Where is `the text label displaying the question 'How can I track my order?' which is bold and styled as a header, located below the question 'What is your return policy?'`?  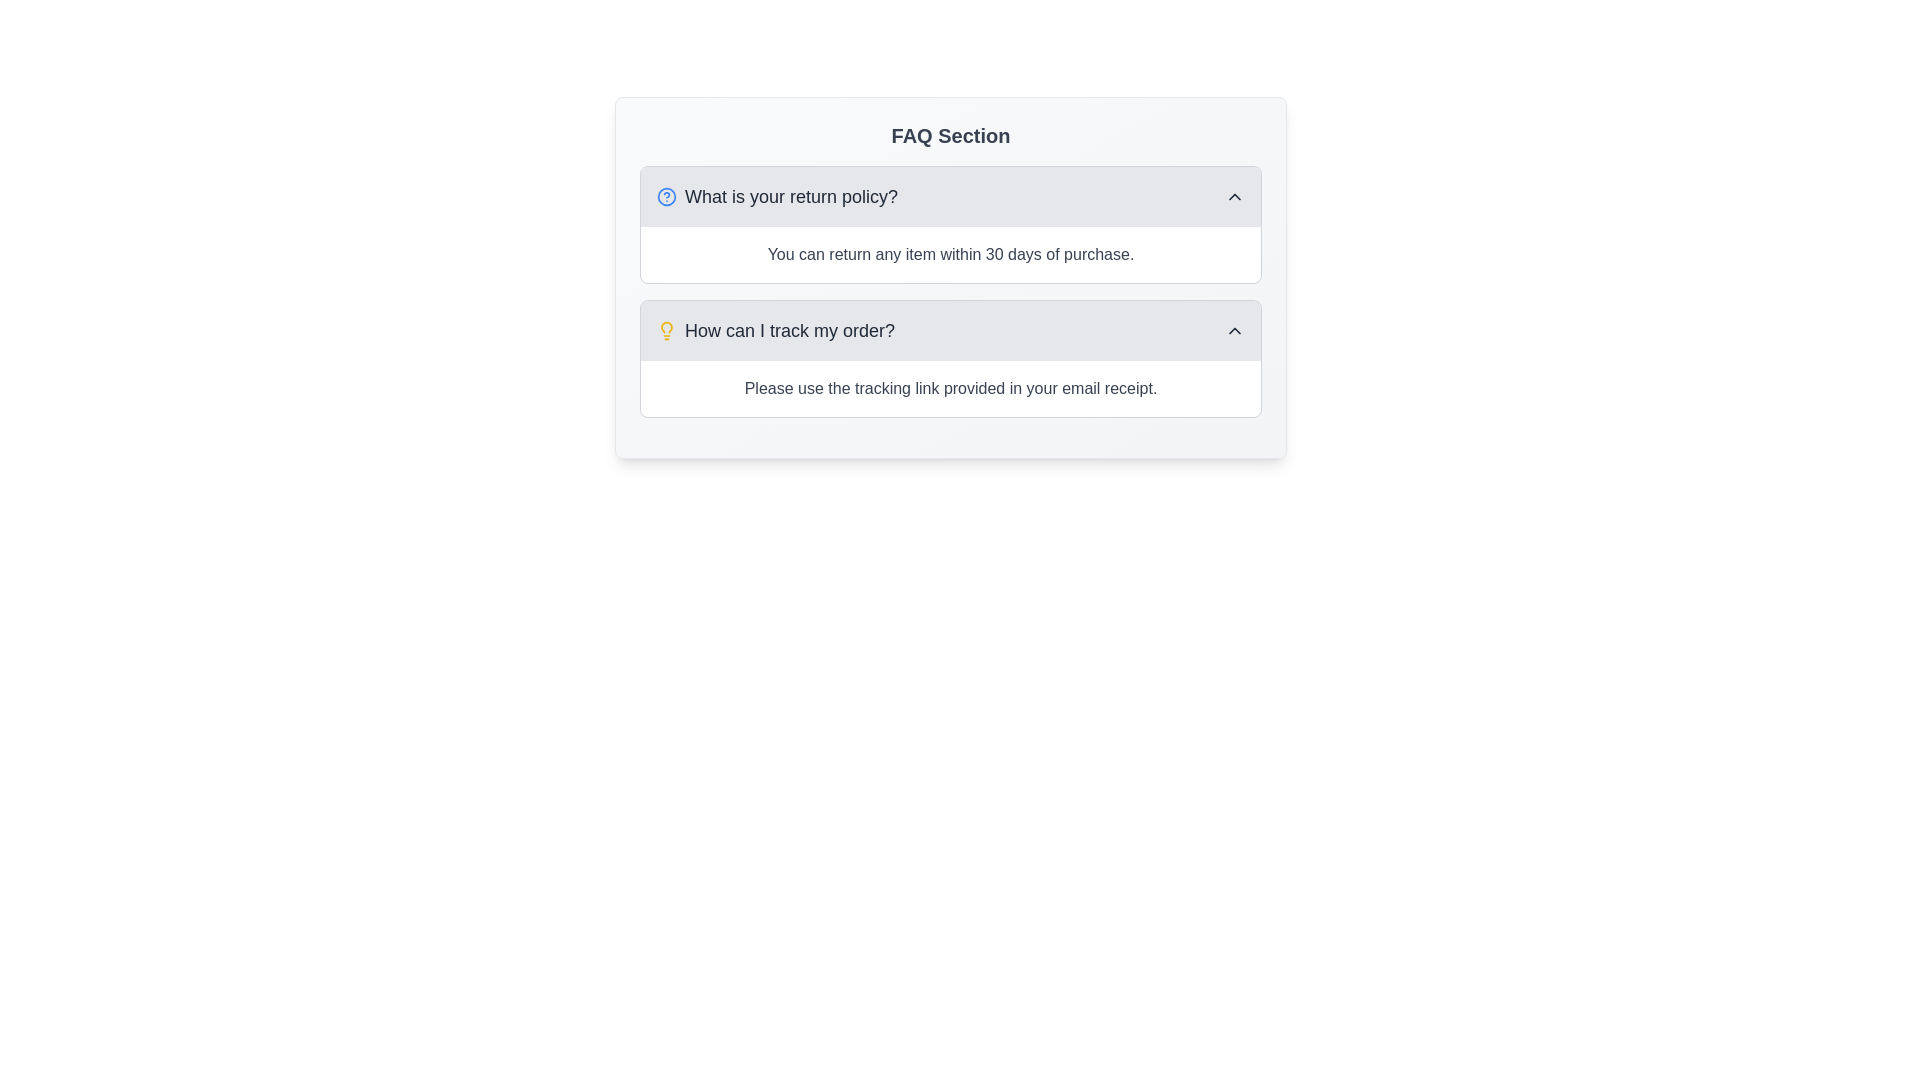 the text label displaying the question 'How can I track my order?' which is bold and styled as a header, located below the question 'What is your return policy?' is located at coordinates (775, 330).